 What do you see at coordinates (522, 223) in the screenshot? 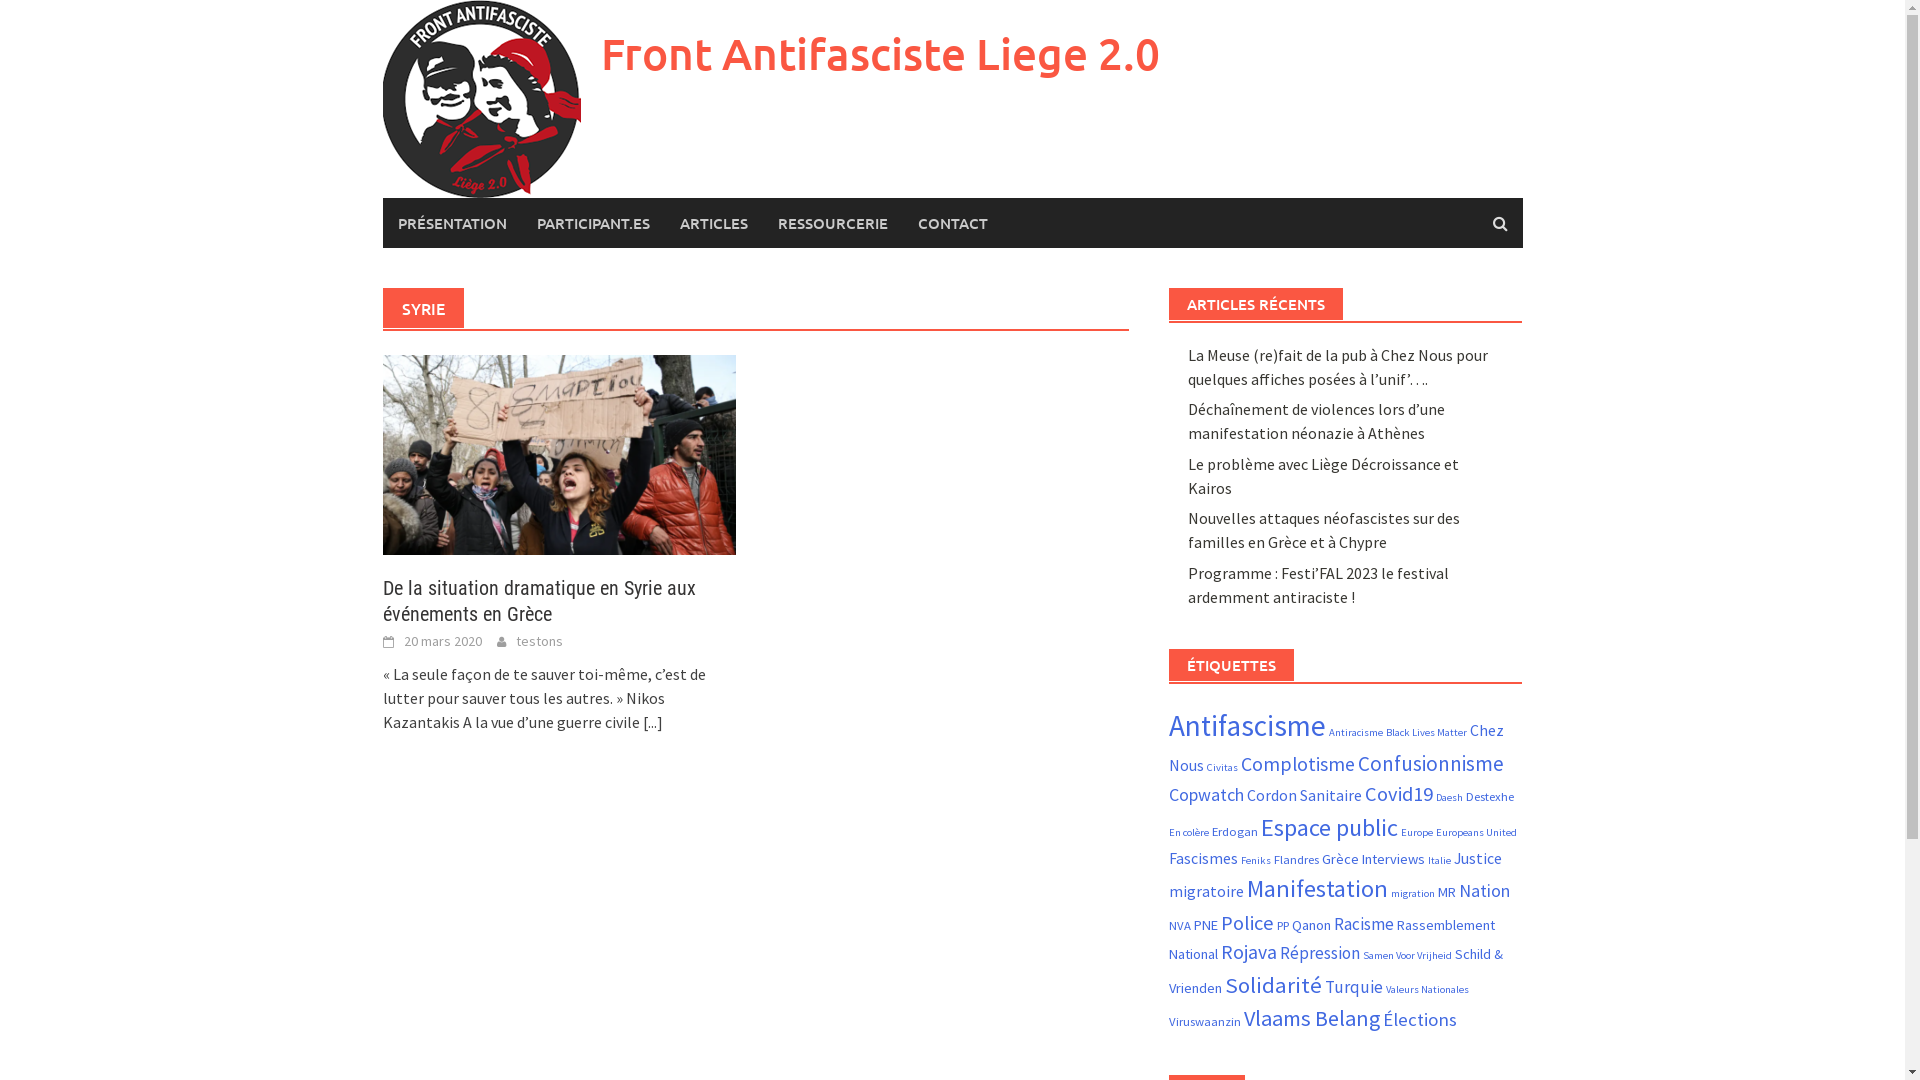
I see `'PARTICIPANT.ES'` at bounding box center [522, 223].